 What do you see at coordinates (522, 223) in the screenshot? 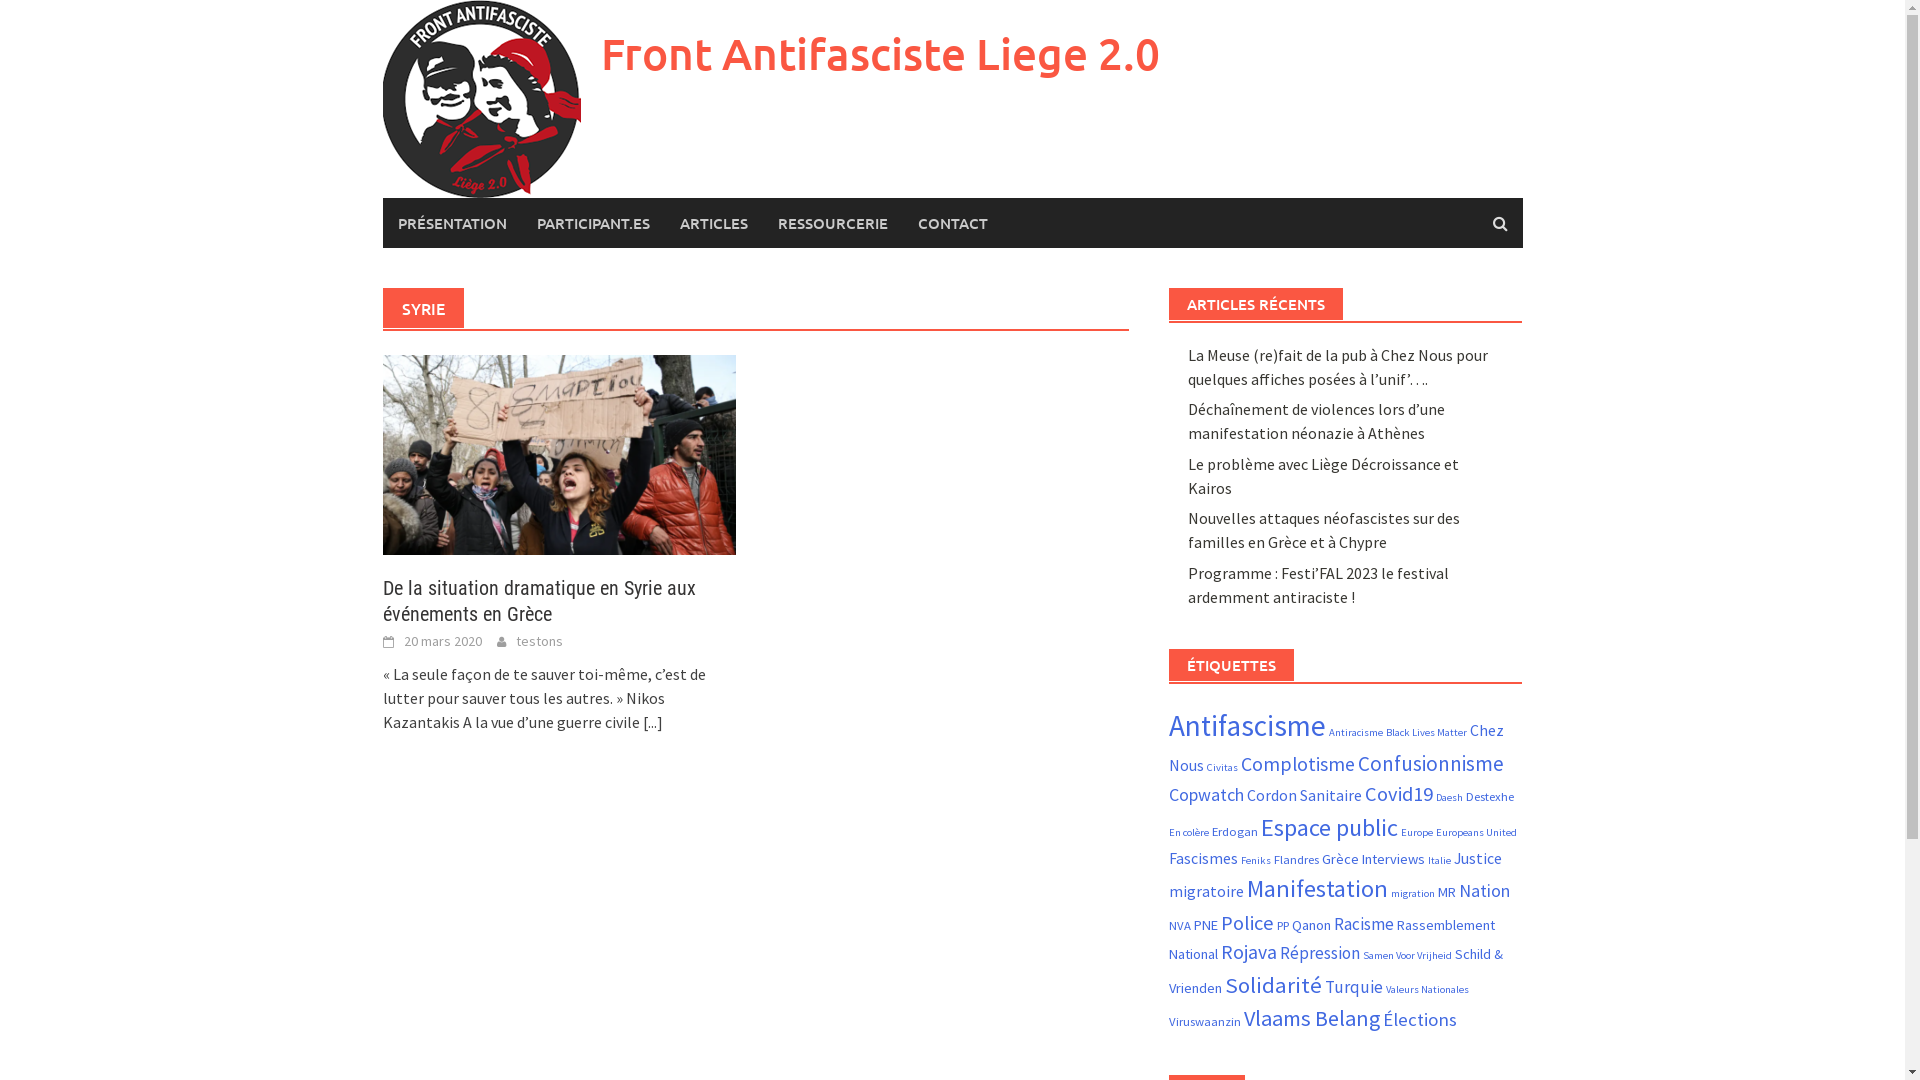
I see `'PARTICIPANT.ES'` at bounding box center [522, 223].